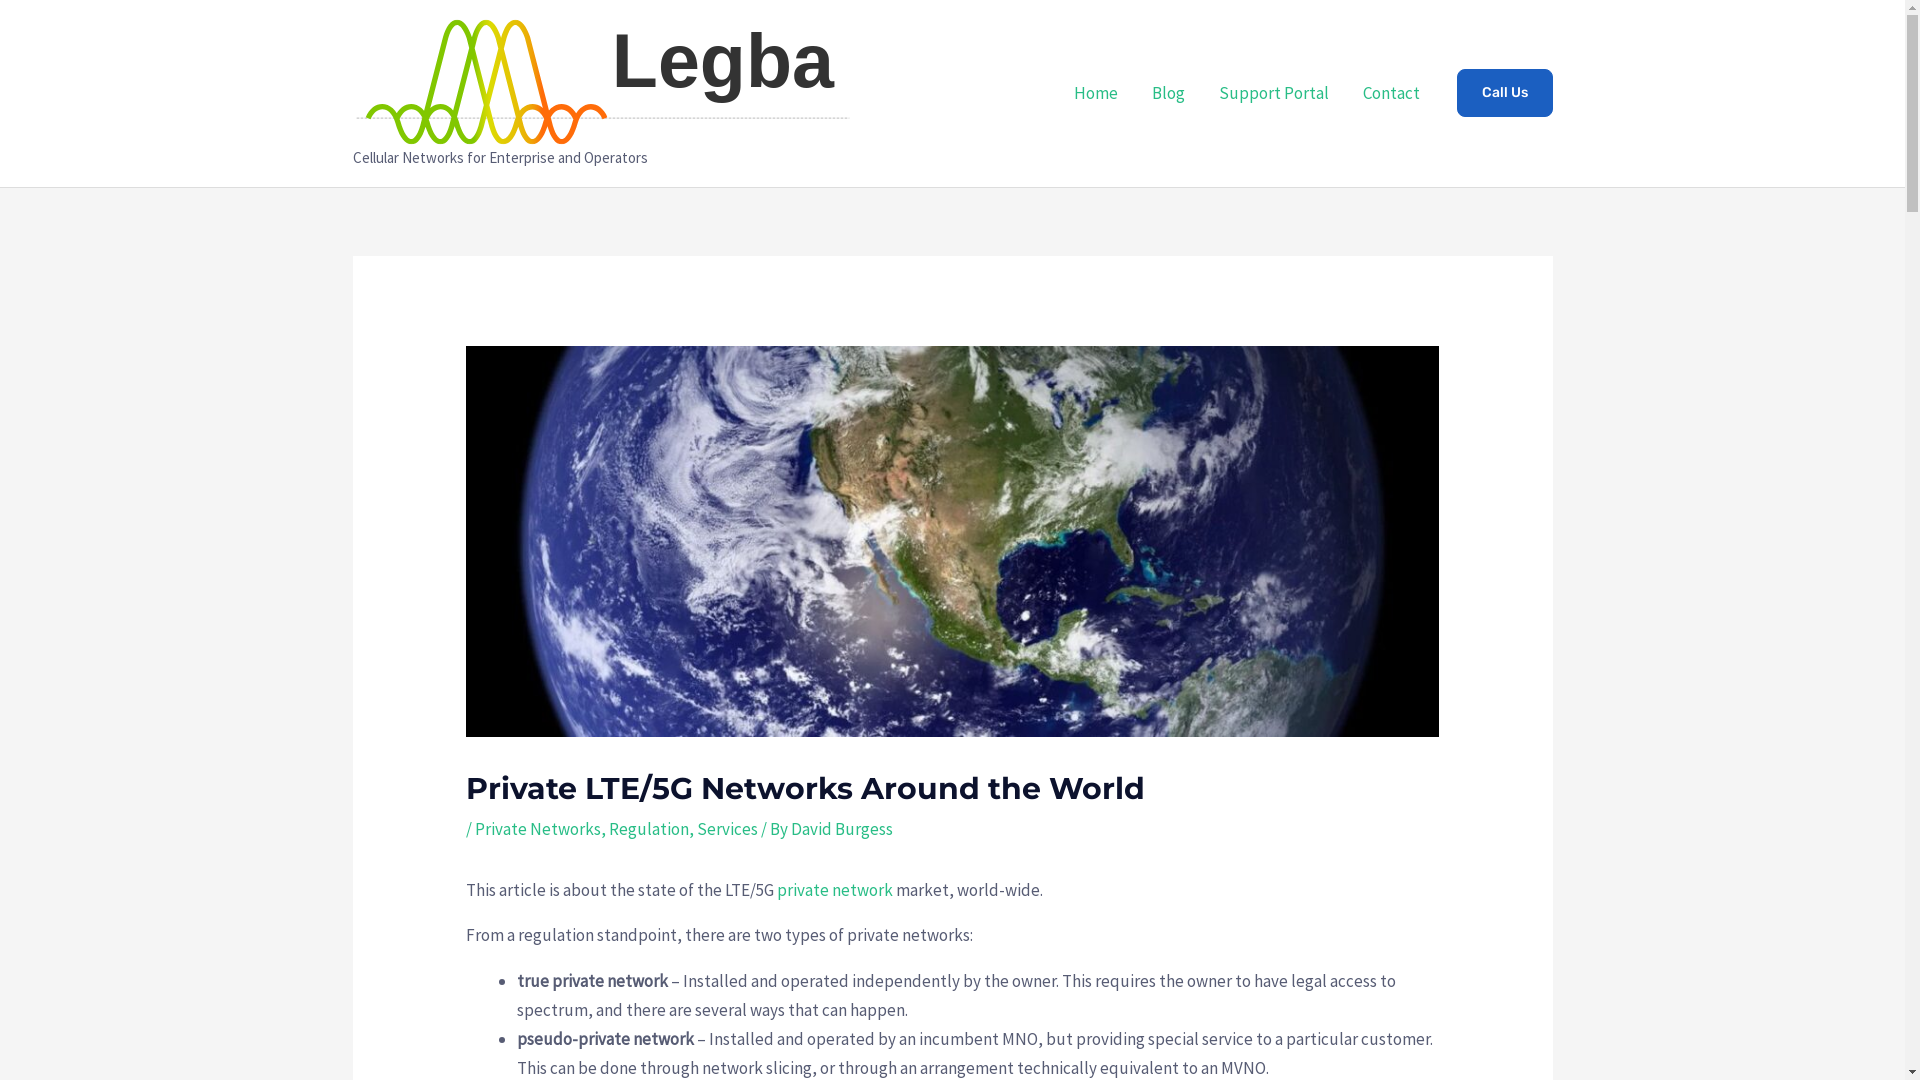 This screenshot has width=1920, height=1080. What do you see at coordinates (726, 829) in the screenshot?
I see `'Services'` at bounding box center [726, 829].